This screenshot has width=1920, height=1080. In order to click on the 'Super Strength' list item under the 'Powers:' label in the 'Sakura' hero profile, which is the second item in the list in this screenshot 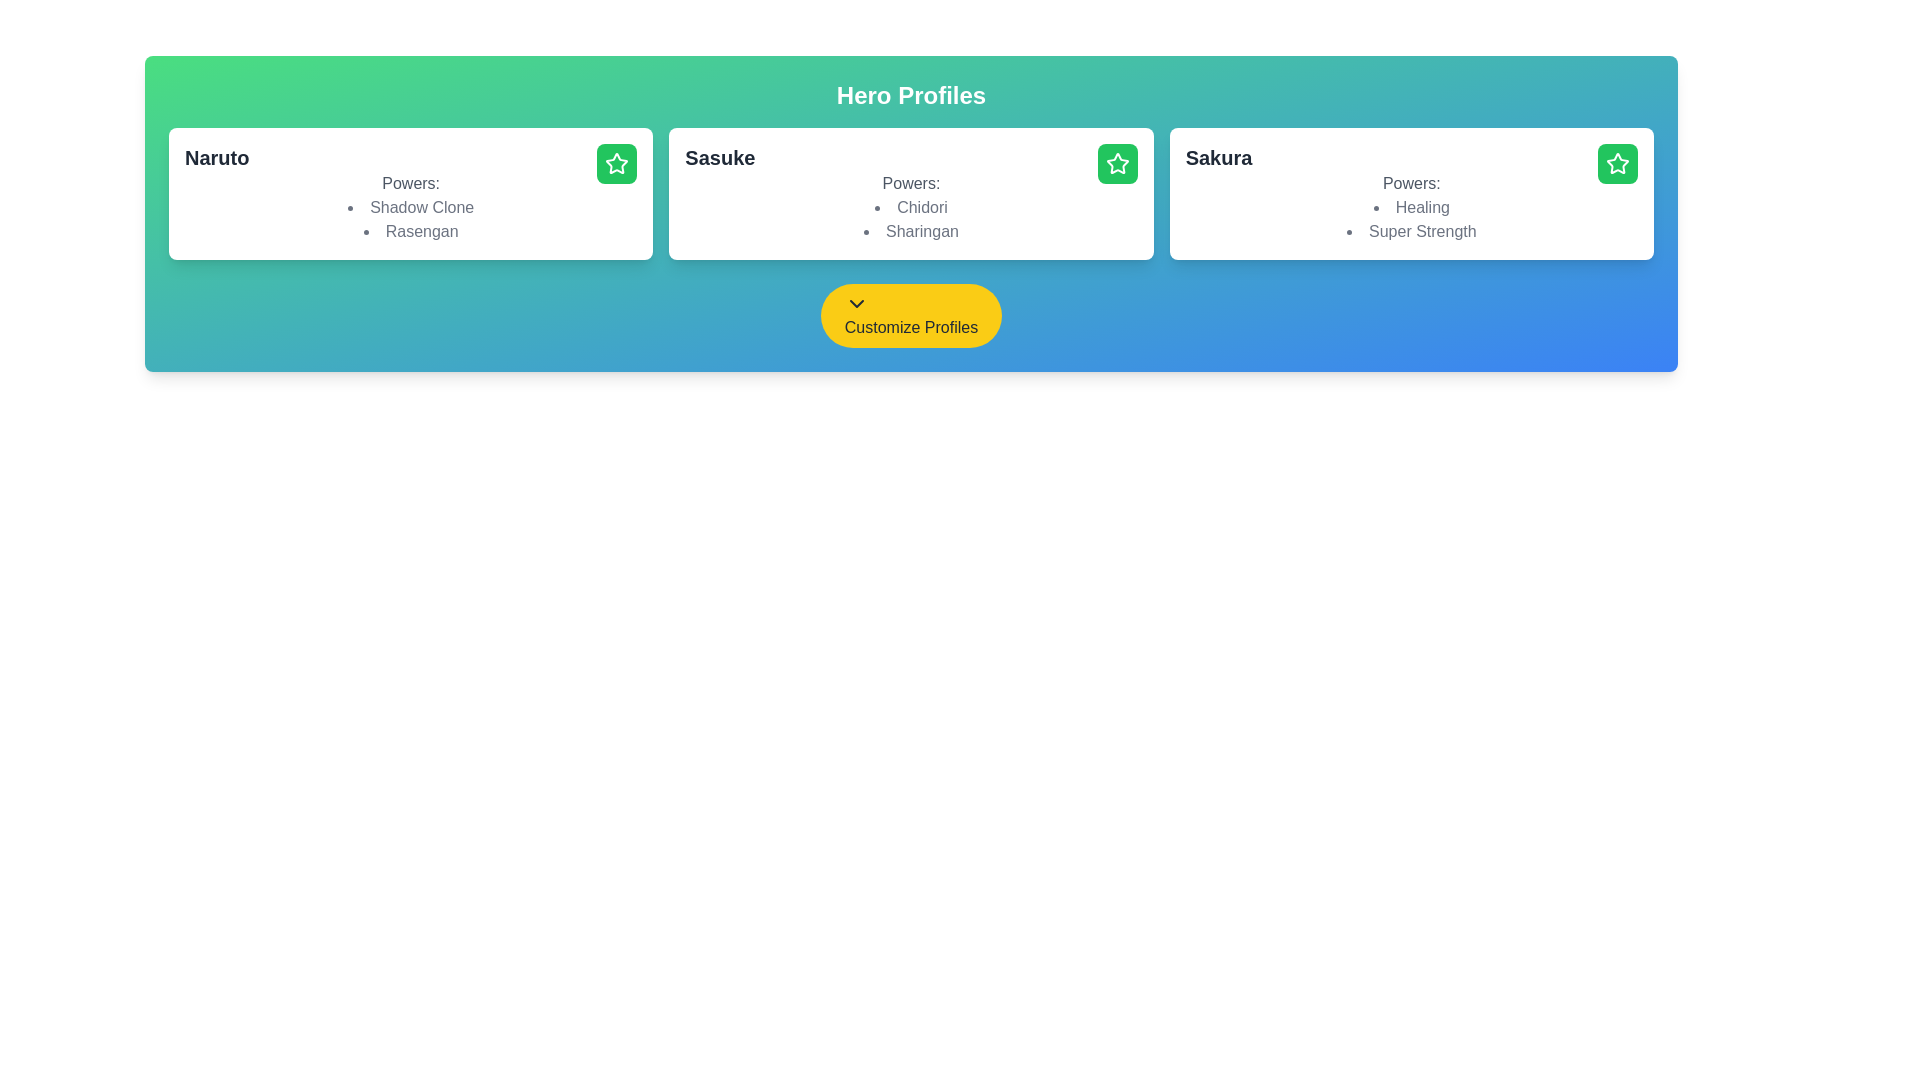, I will do `click(1410, 230)`.